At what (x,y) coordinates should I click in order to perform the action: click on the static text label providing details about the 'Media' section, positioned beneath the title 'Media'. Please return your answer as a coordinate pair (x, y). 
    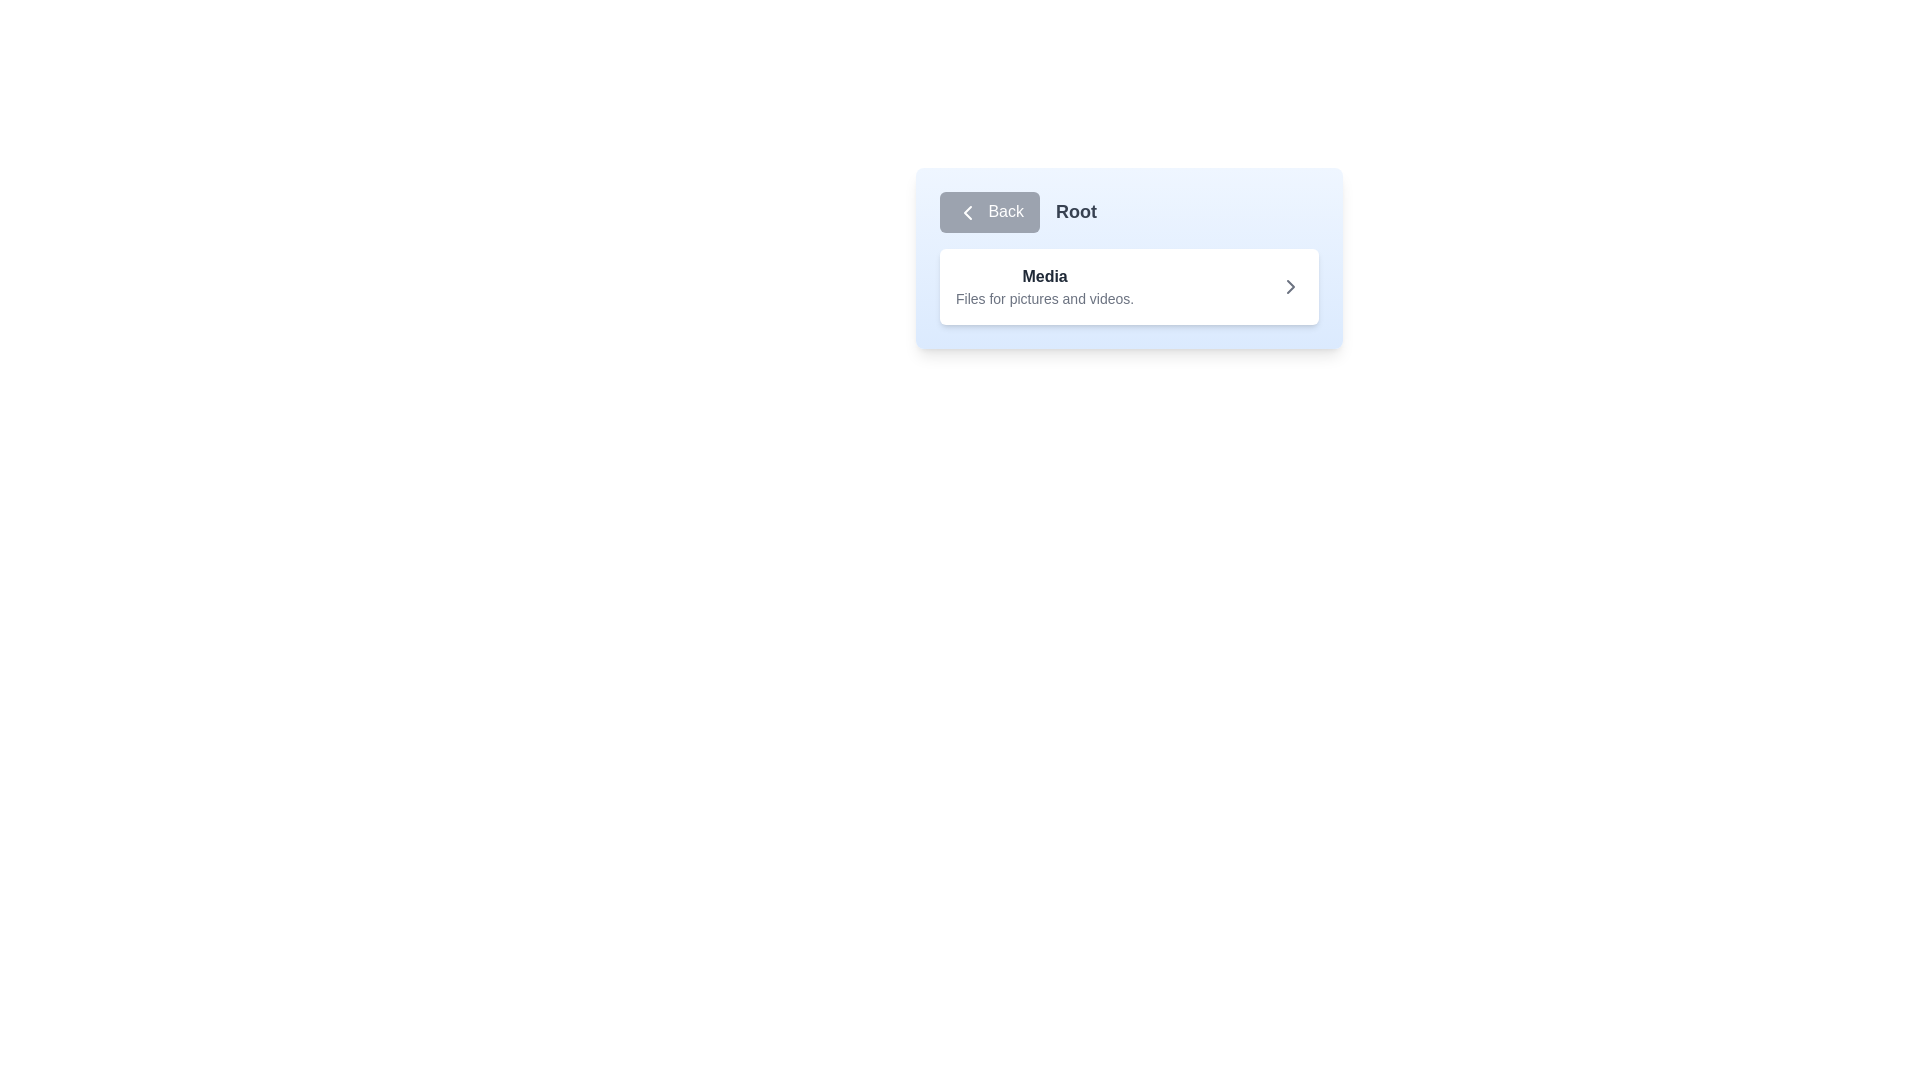
    Looking at the image, I should click on (1044, 298).